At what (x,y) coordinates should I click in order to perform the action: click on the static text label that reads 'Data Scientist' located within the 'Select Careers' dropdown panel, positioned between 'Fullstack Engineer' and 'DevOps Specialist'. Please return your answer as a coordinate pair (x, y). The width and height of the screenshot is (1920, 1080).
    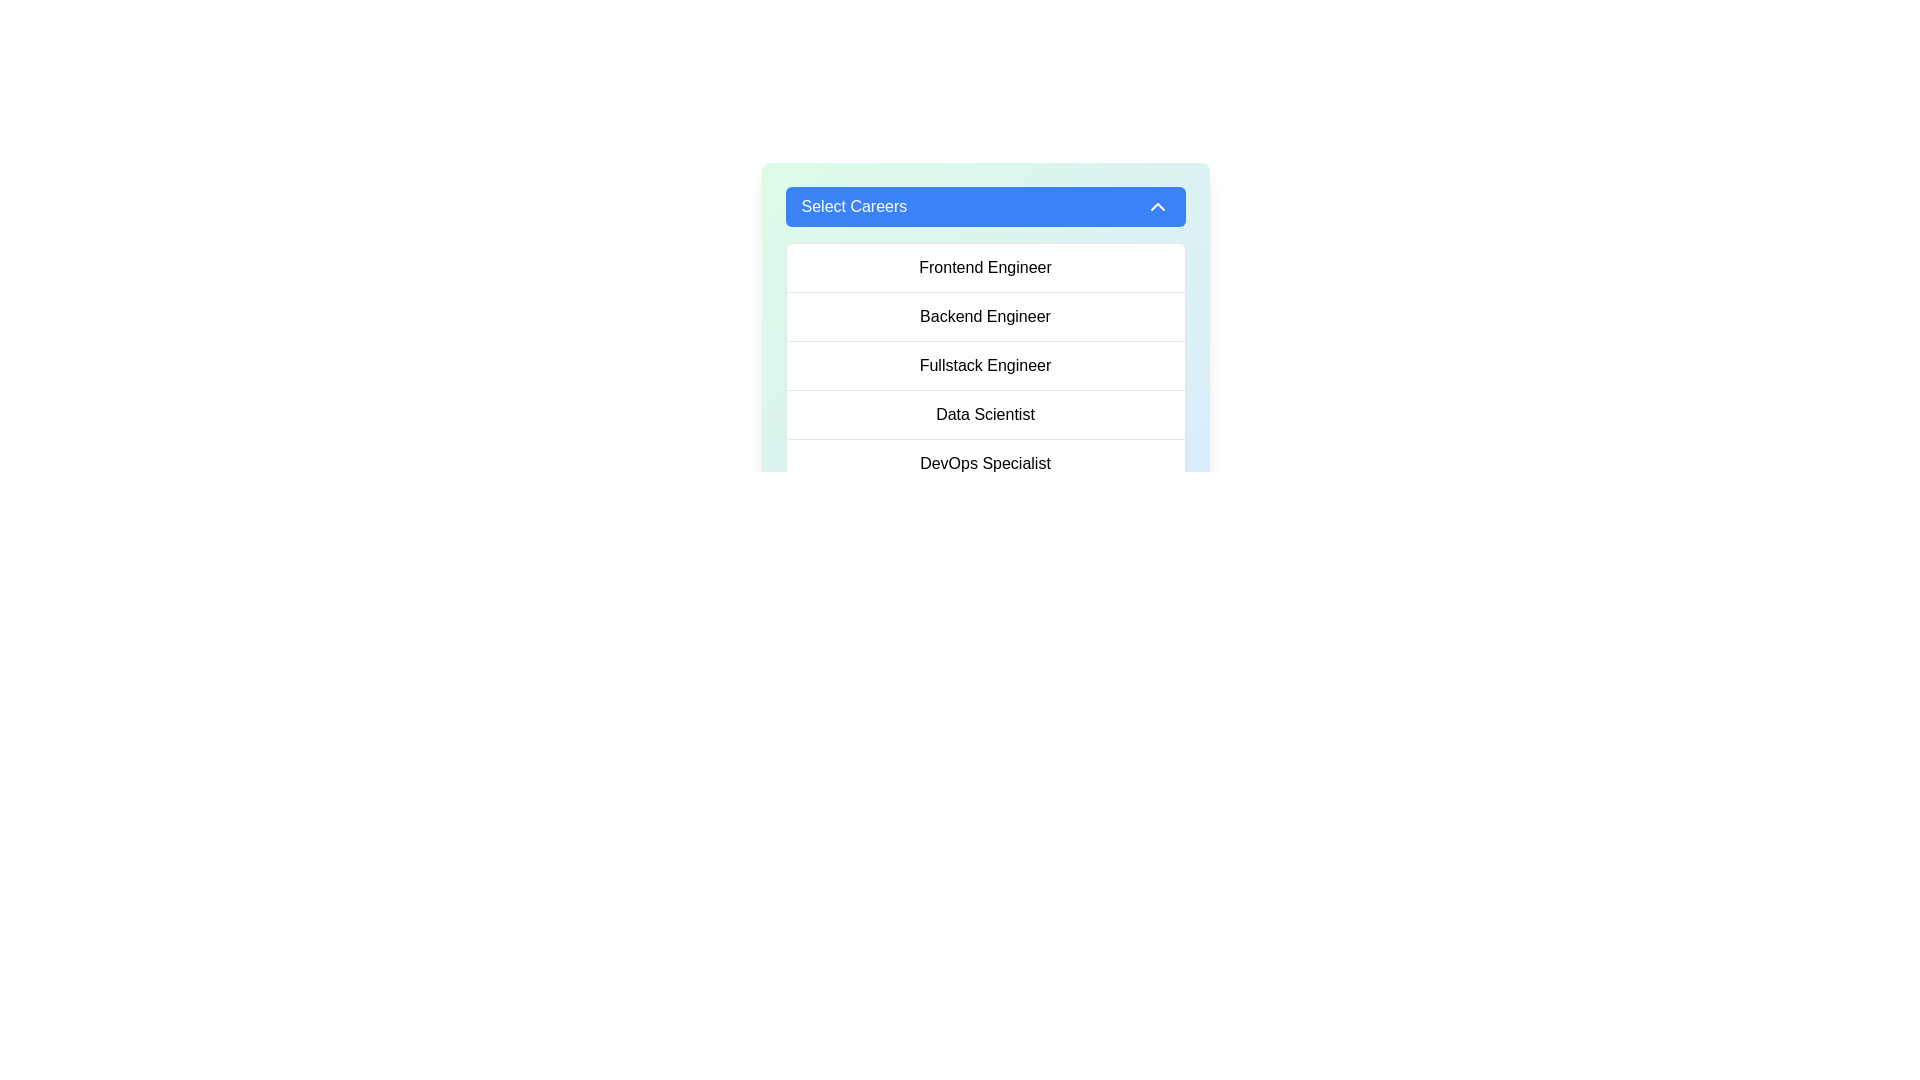
    Looking at the image, I should click on (985, 413).